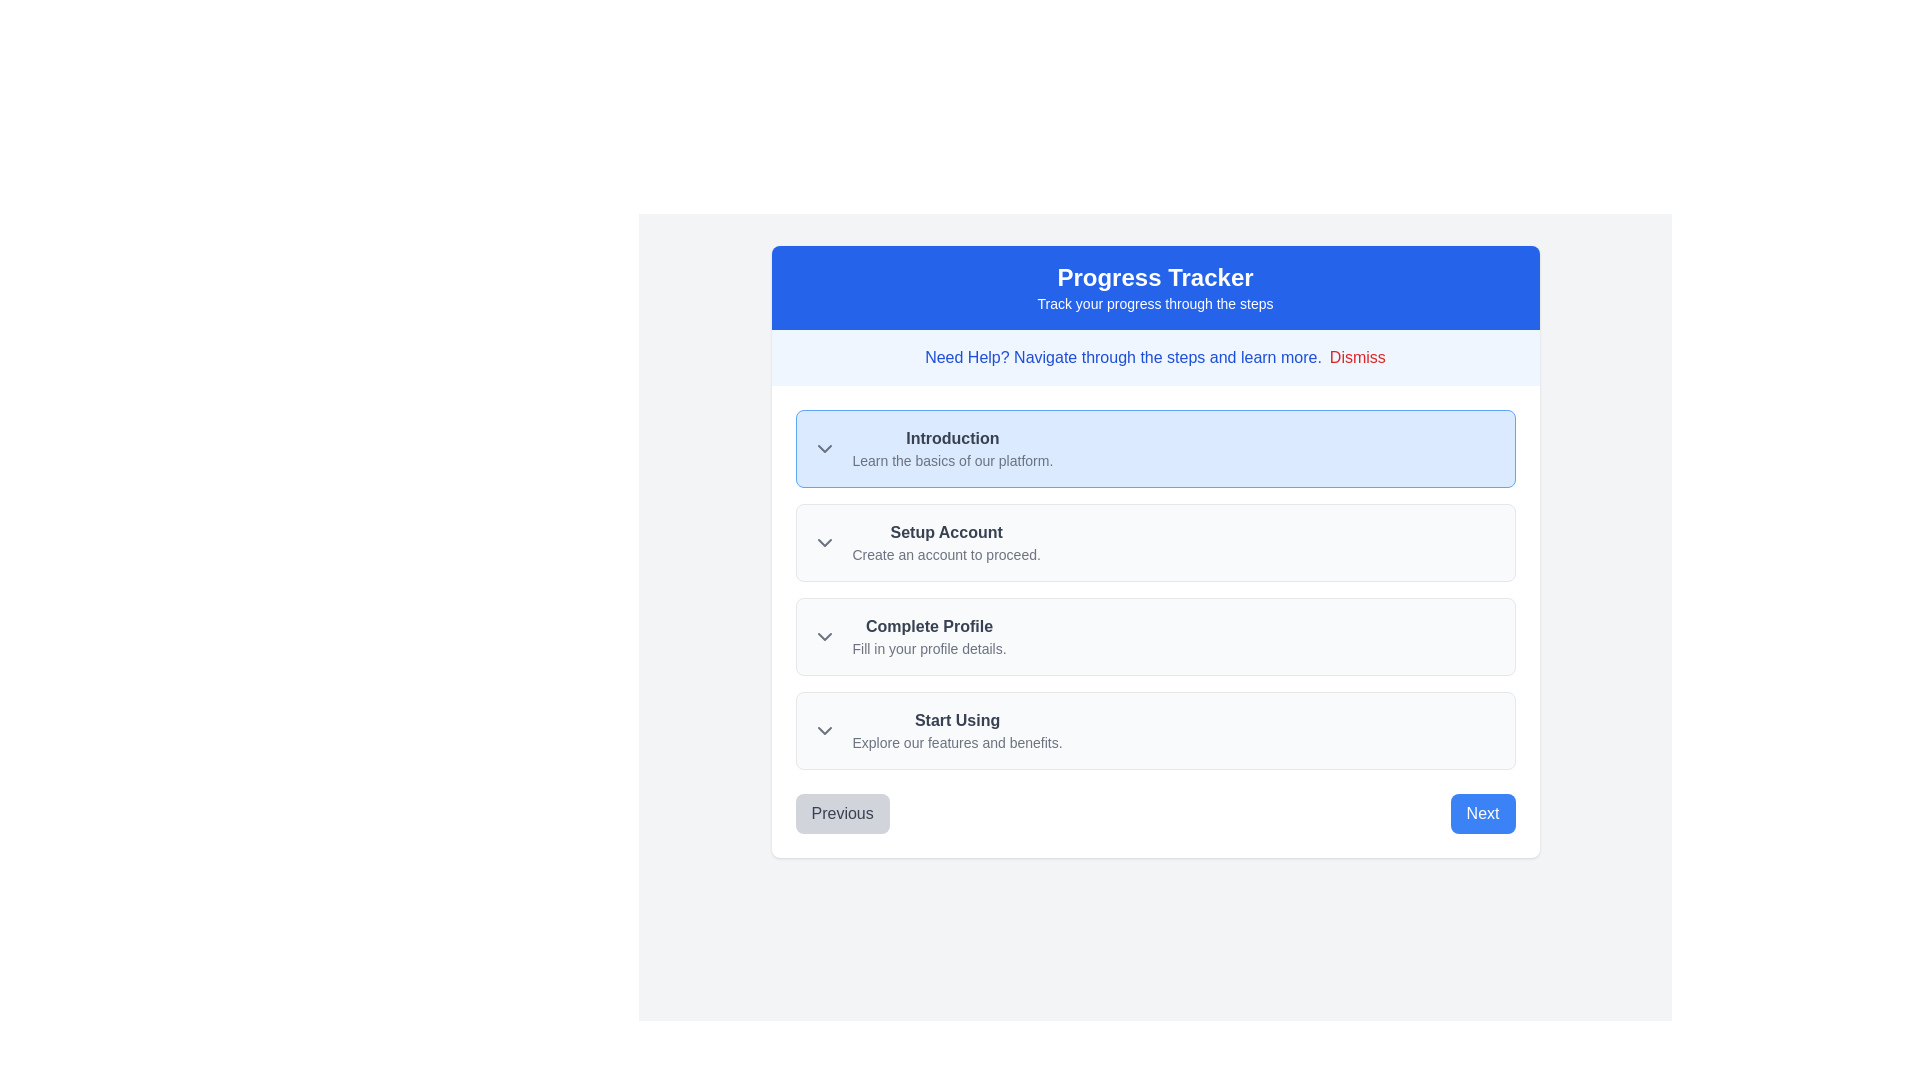  I want to click on the text label that contains 'Create an account to proceed.' located below the 'Setup Account' heading, so click(945, 555).